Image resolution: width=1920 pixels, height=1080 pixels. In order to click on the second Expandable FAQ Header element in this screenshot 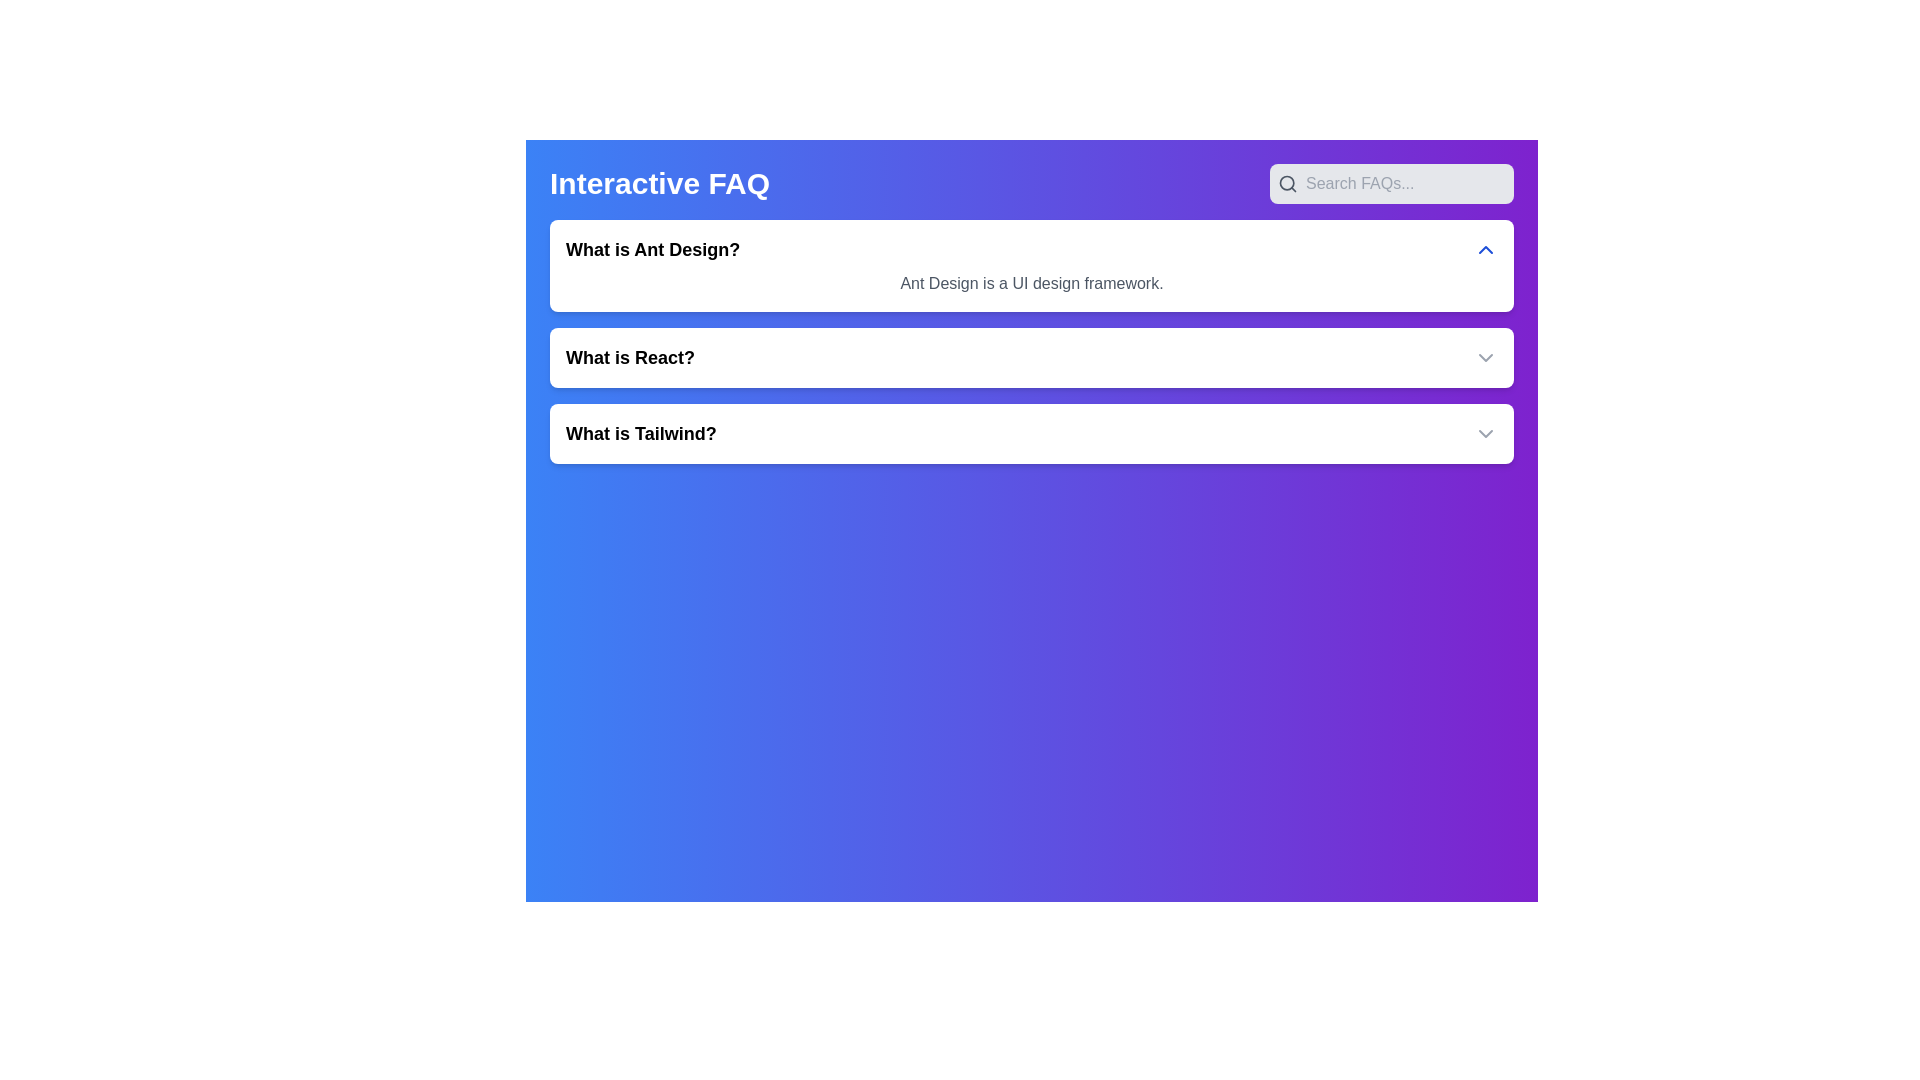, I will do `click(1032, 357)`.